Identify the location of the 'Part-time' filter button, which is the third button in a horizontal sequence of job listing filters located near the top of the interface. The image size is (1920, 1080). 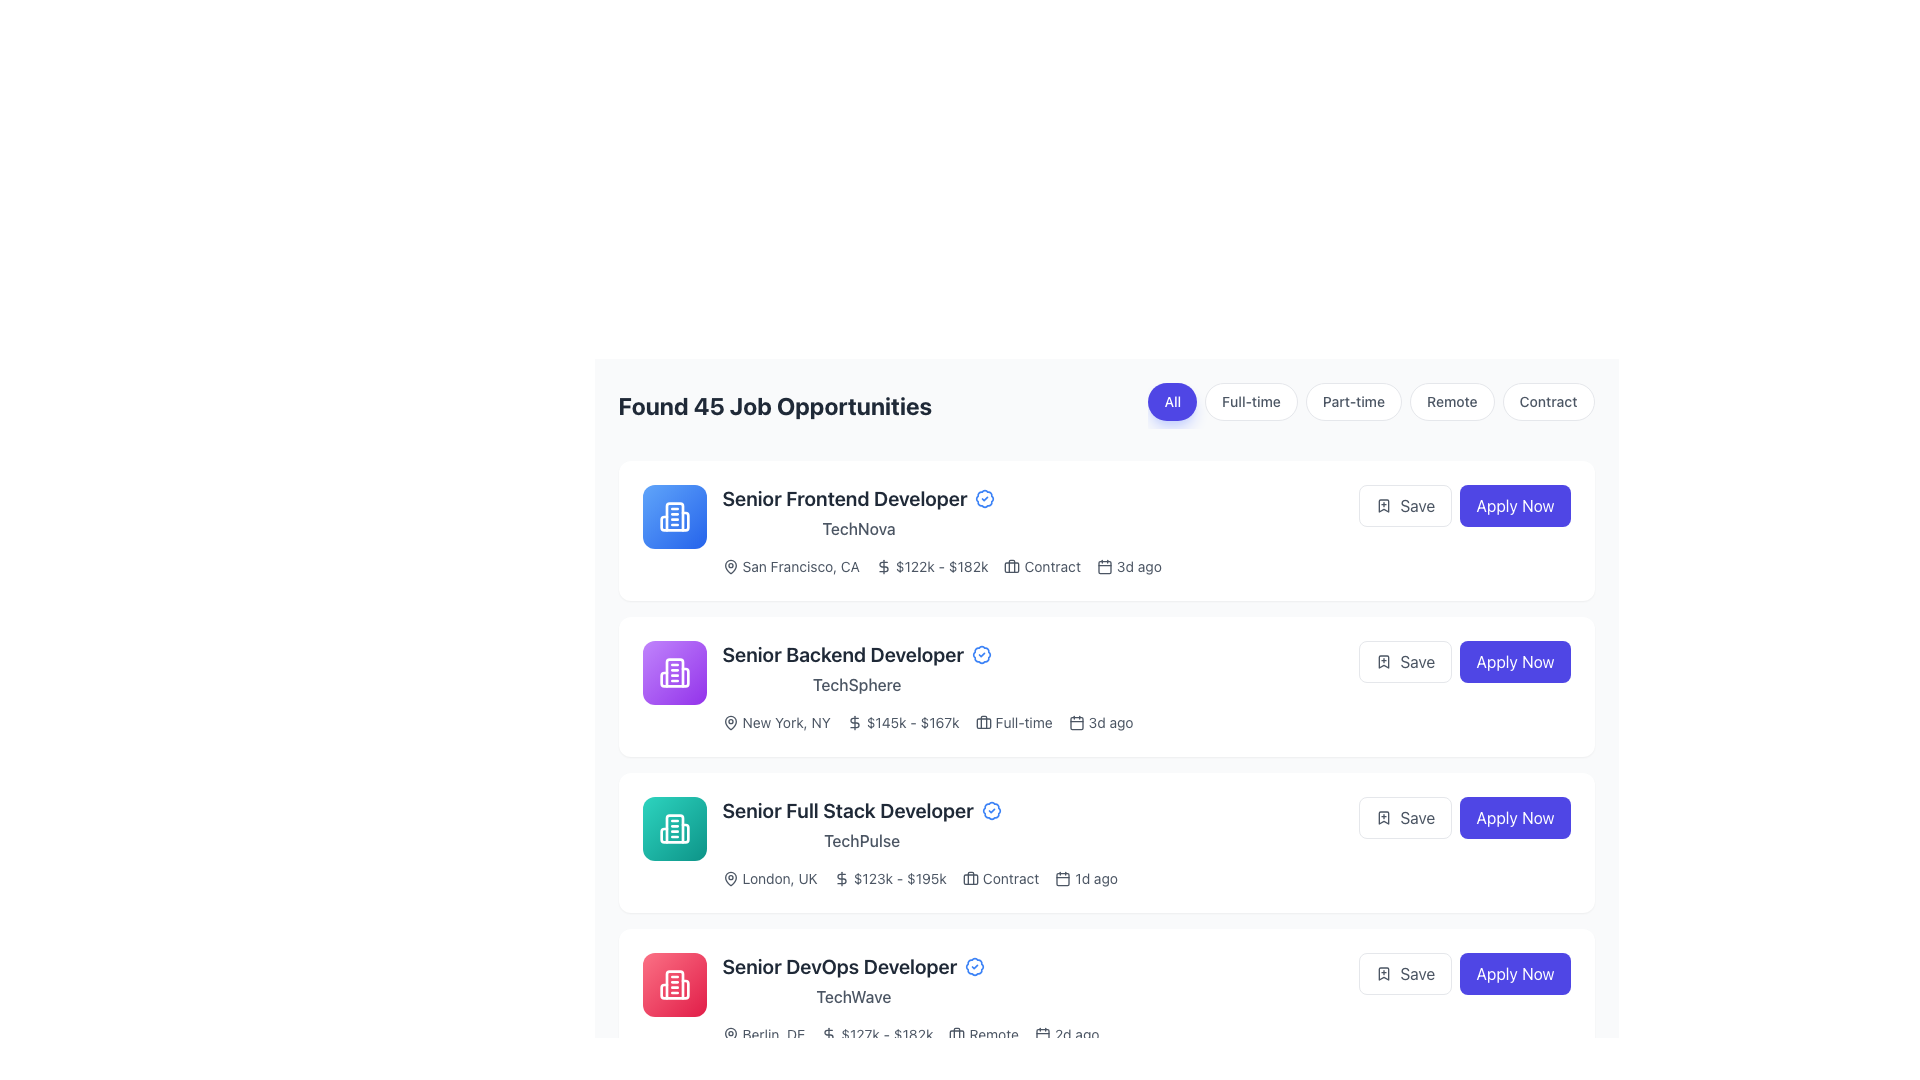
(1353, 401).